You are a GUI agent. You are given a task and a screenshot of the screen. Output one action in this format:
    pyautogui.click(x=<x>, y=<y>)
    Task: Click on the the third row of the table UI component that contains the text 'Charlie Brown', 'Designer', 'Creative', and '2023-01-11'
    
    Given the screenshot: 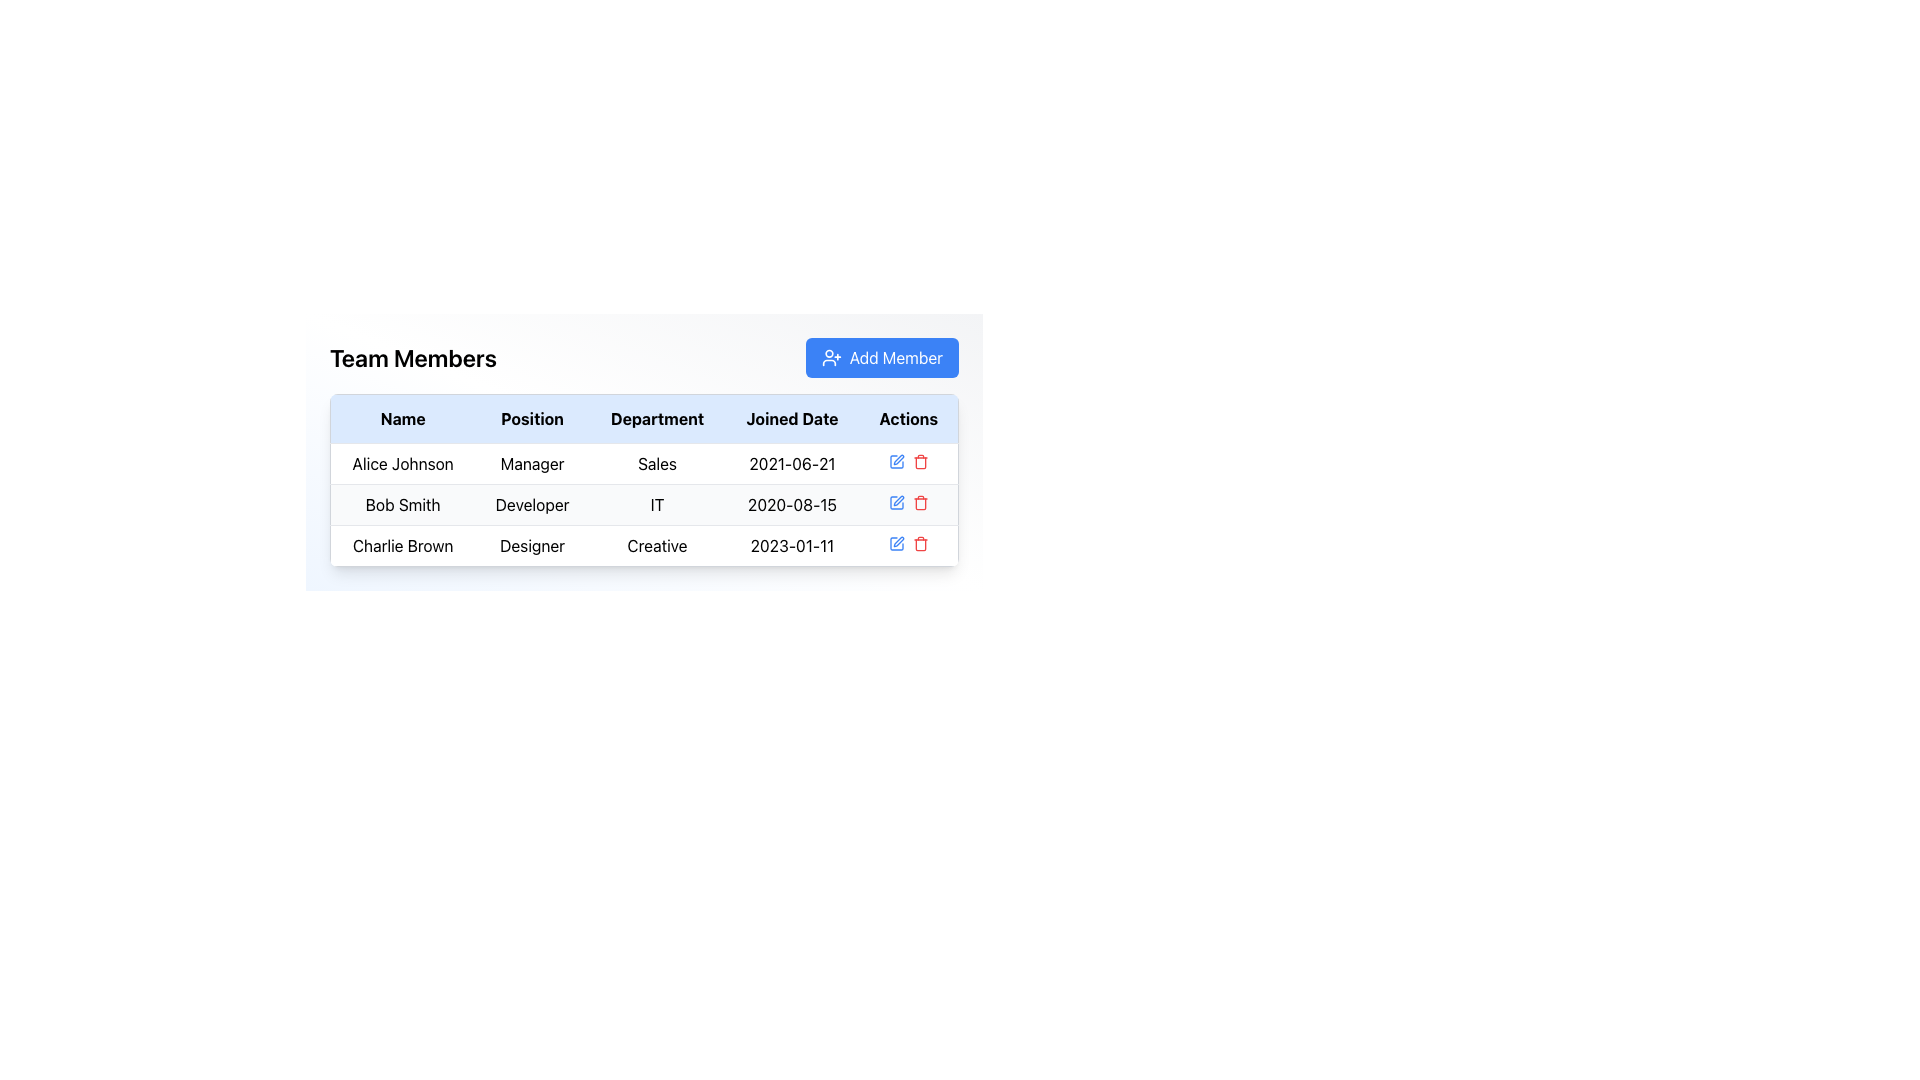 What is the action you would take?
    pyautogui.click(x=644, y=546)
    